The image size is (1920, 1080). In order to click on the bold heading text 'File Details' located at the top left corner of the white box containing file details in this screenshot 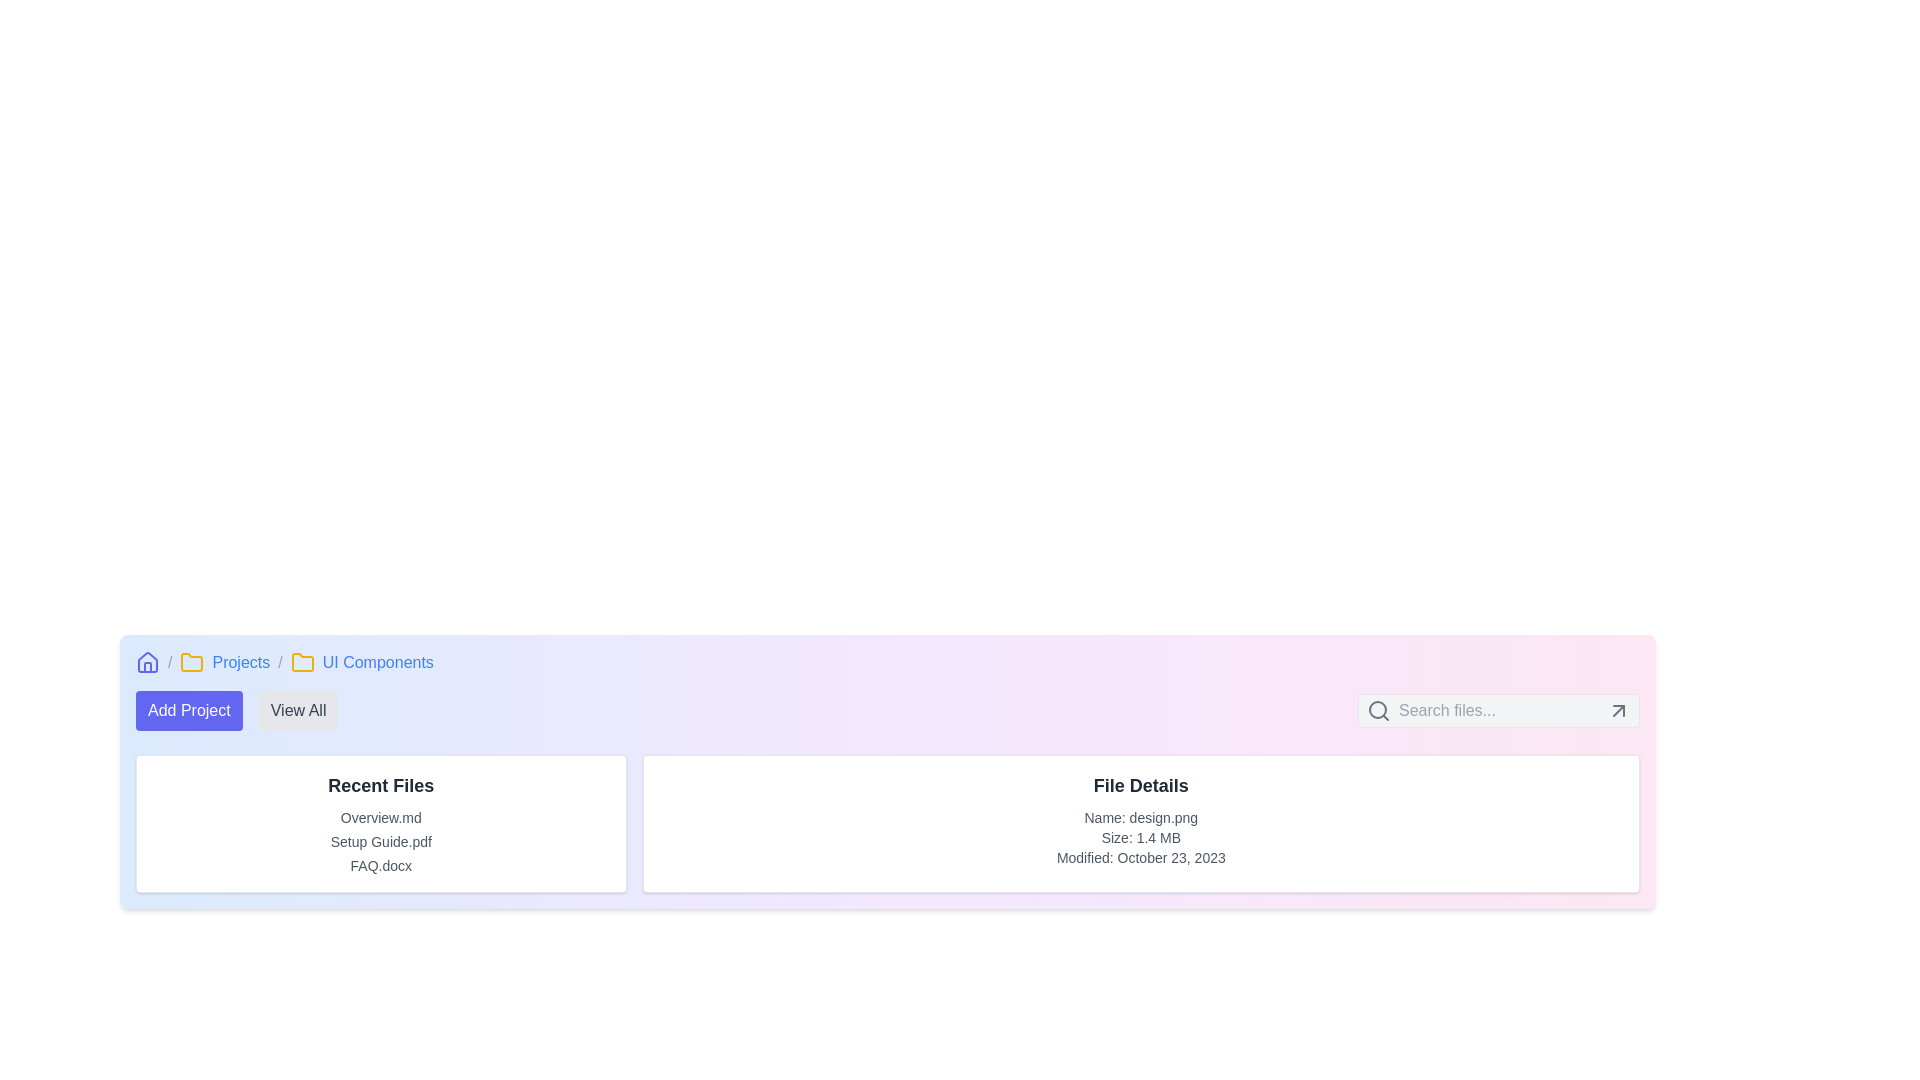, I will do `click(1141, 785)`.